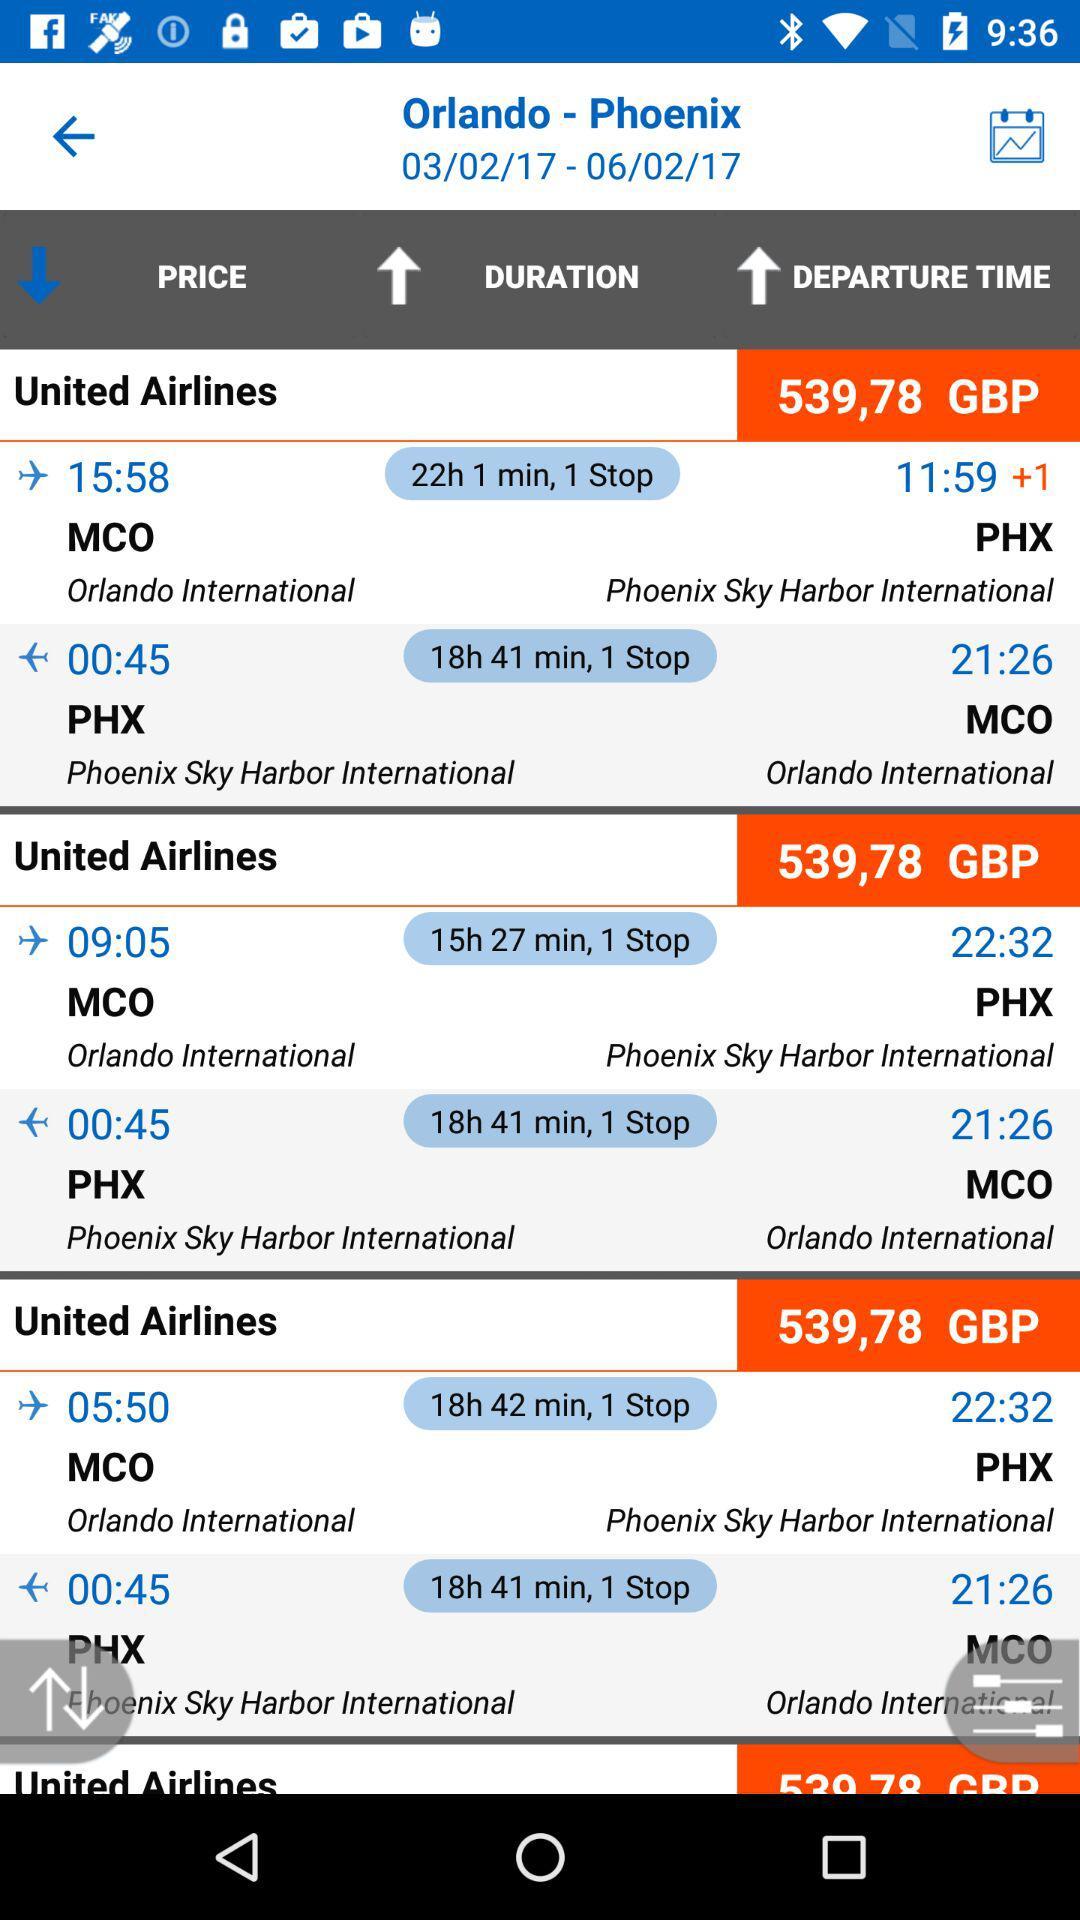 This screenshot has height=1920, width=1080. What do you see at coordinates (77, 1700) in the screenshot?
I see `the swap icon` at bounding box center [77, 1700].